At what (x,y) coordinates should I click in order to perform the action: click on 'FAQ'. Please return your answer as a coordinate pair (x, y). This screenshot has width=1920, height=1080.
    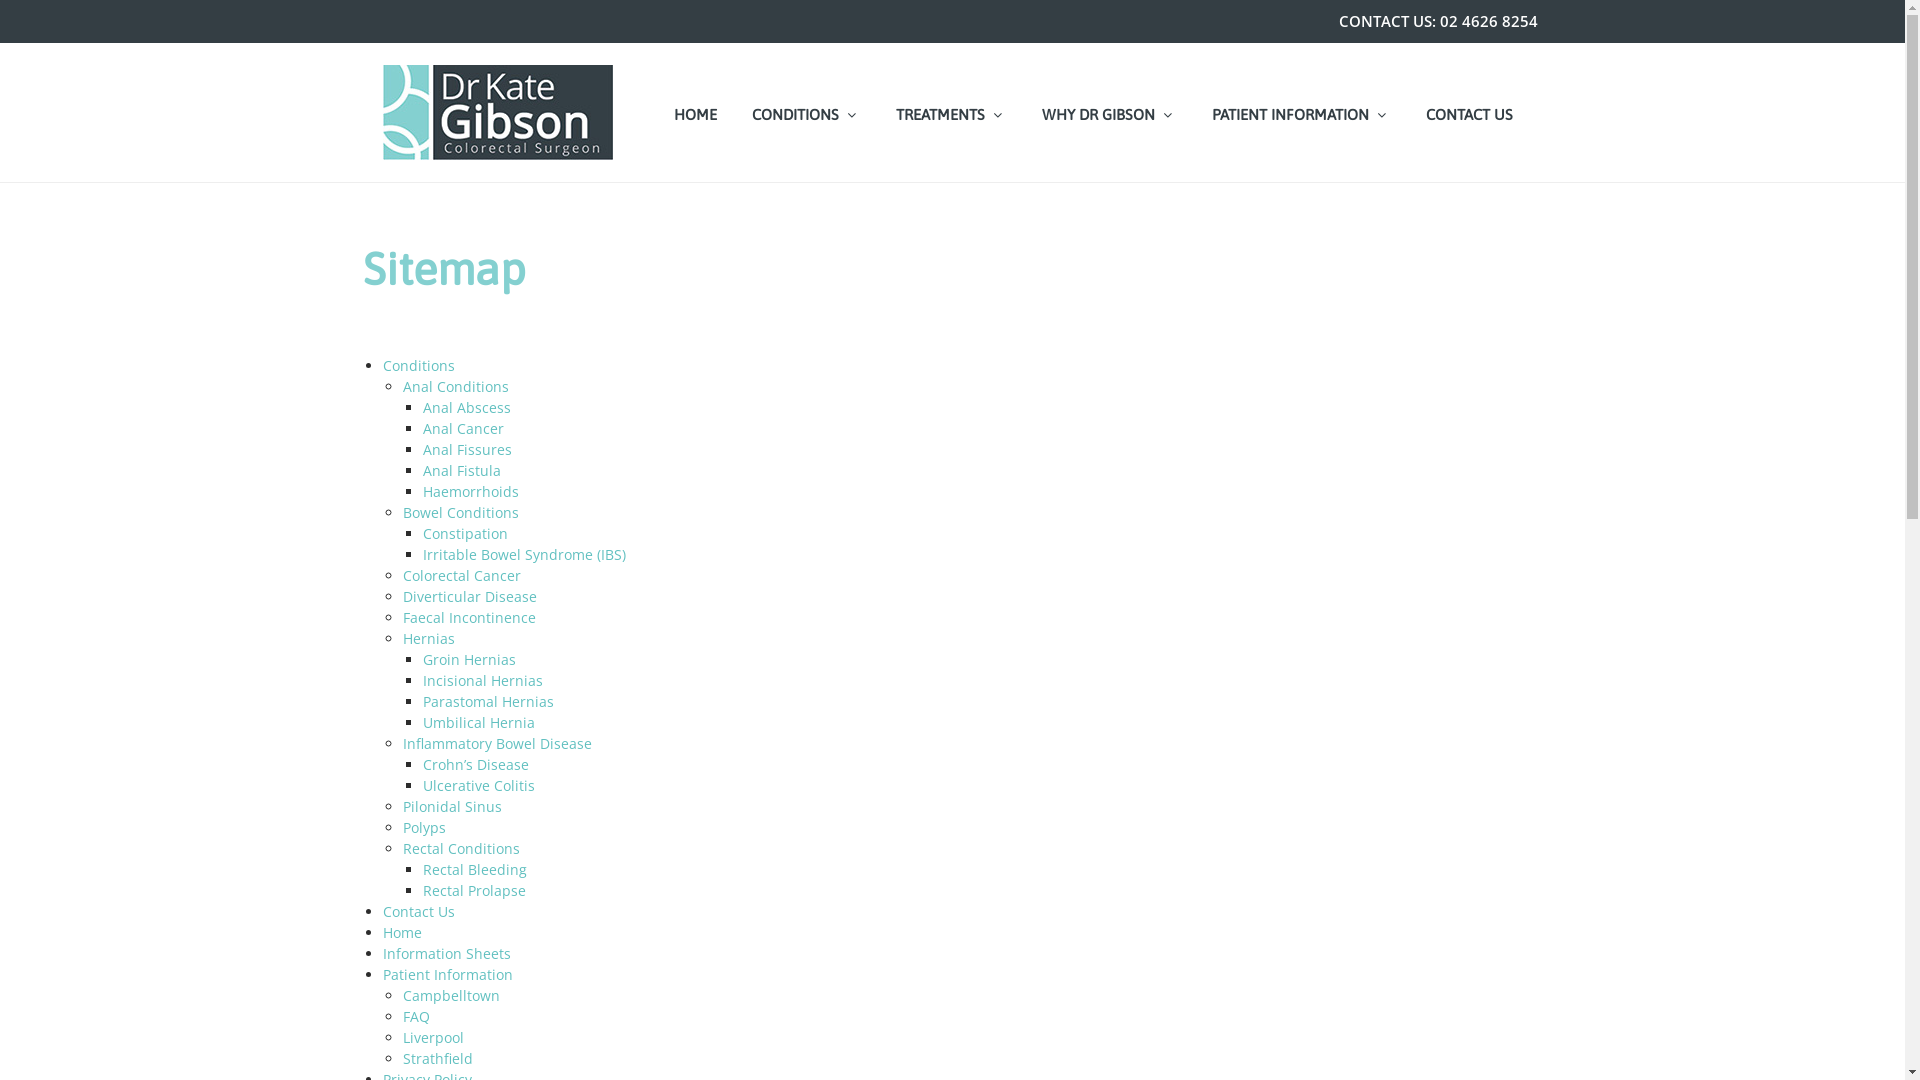
    Looking at the image, I should click on (414, 1016).